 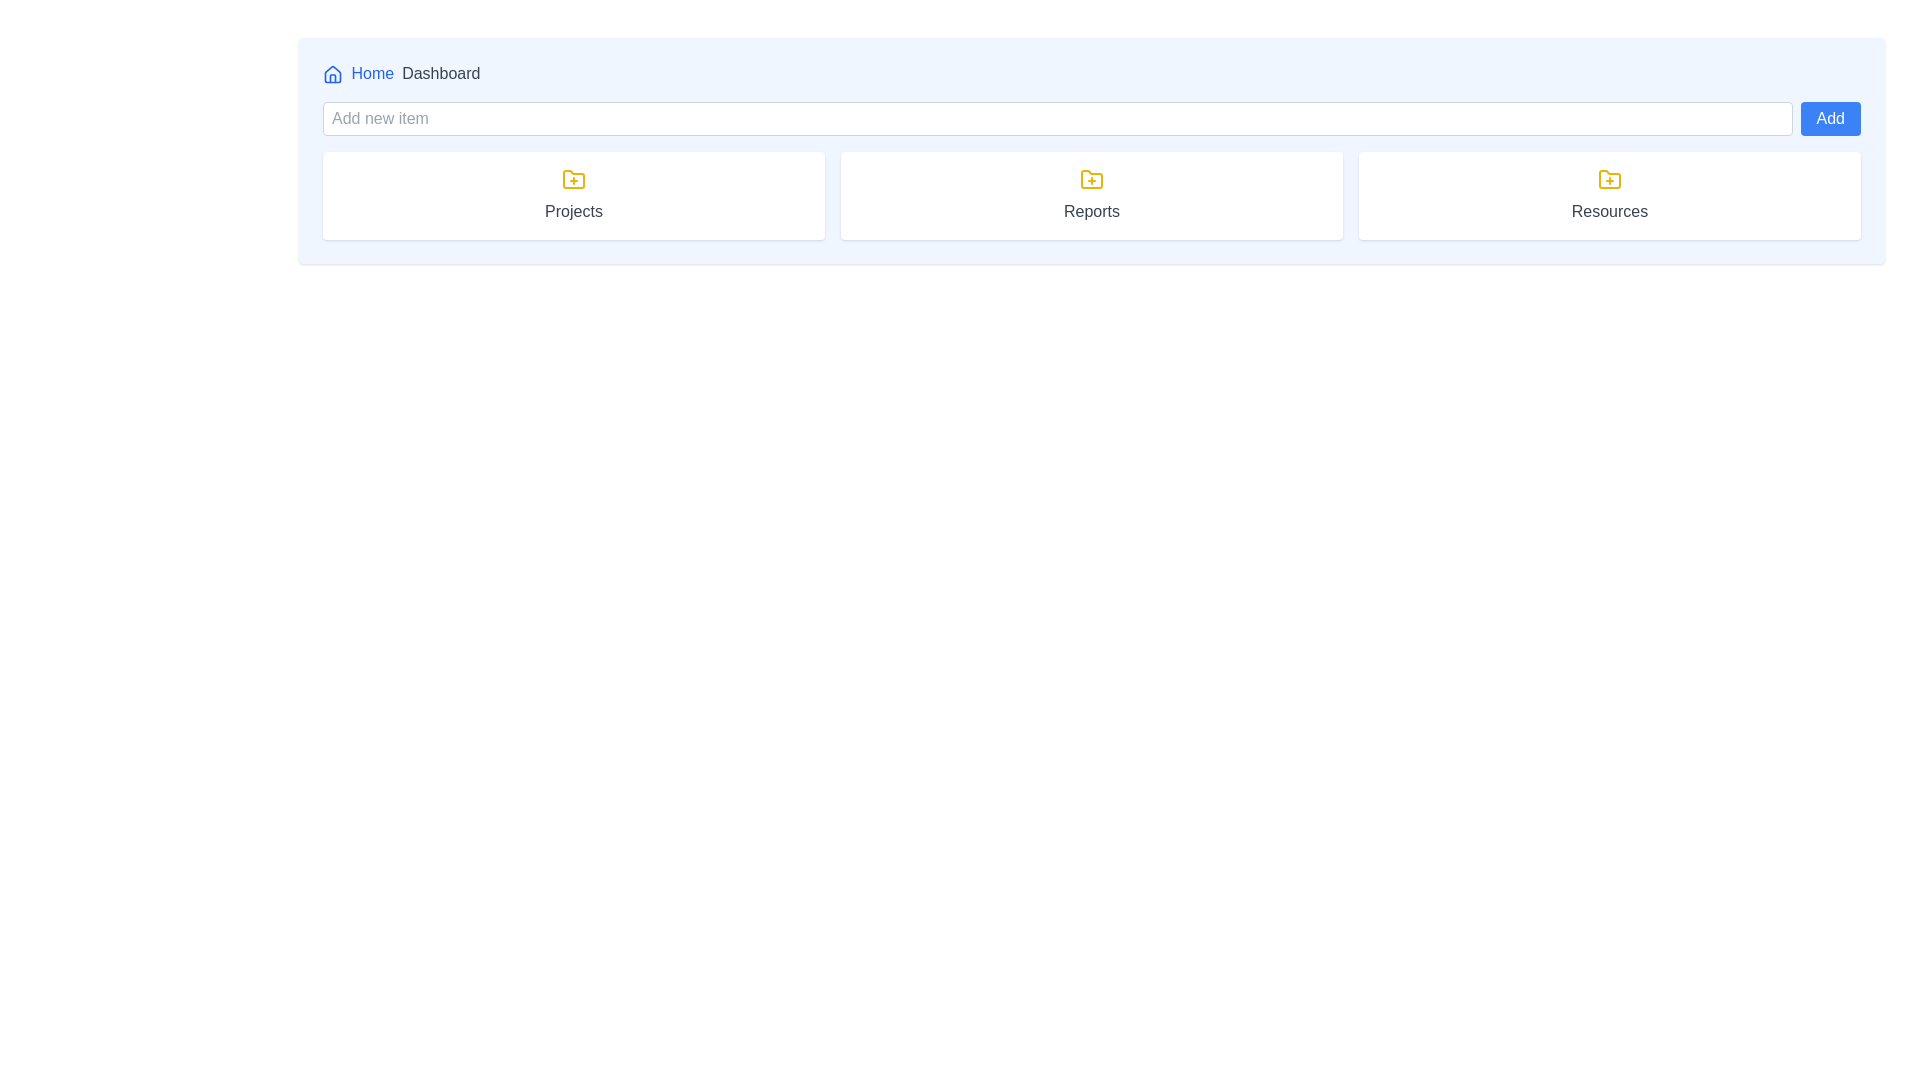 I want to click on the 'add resources' icon located in the 'Resources' section, which is the third card from the left in a horizontal row, so click(x=1609, y=180).